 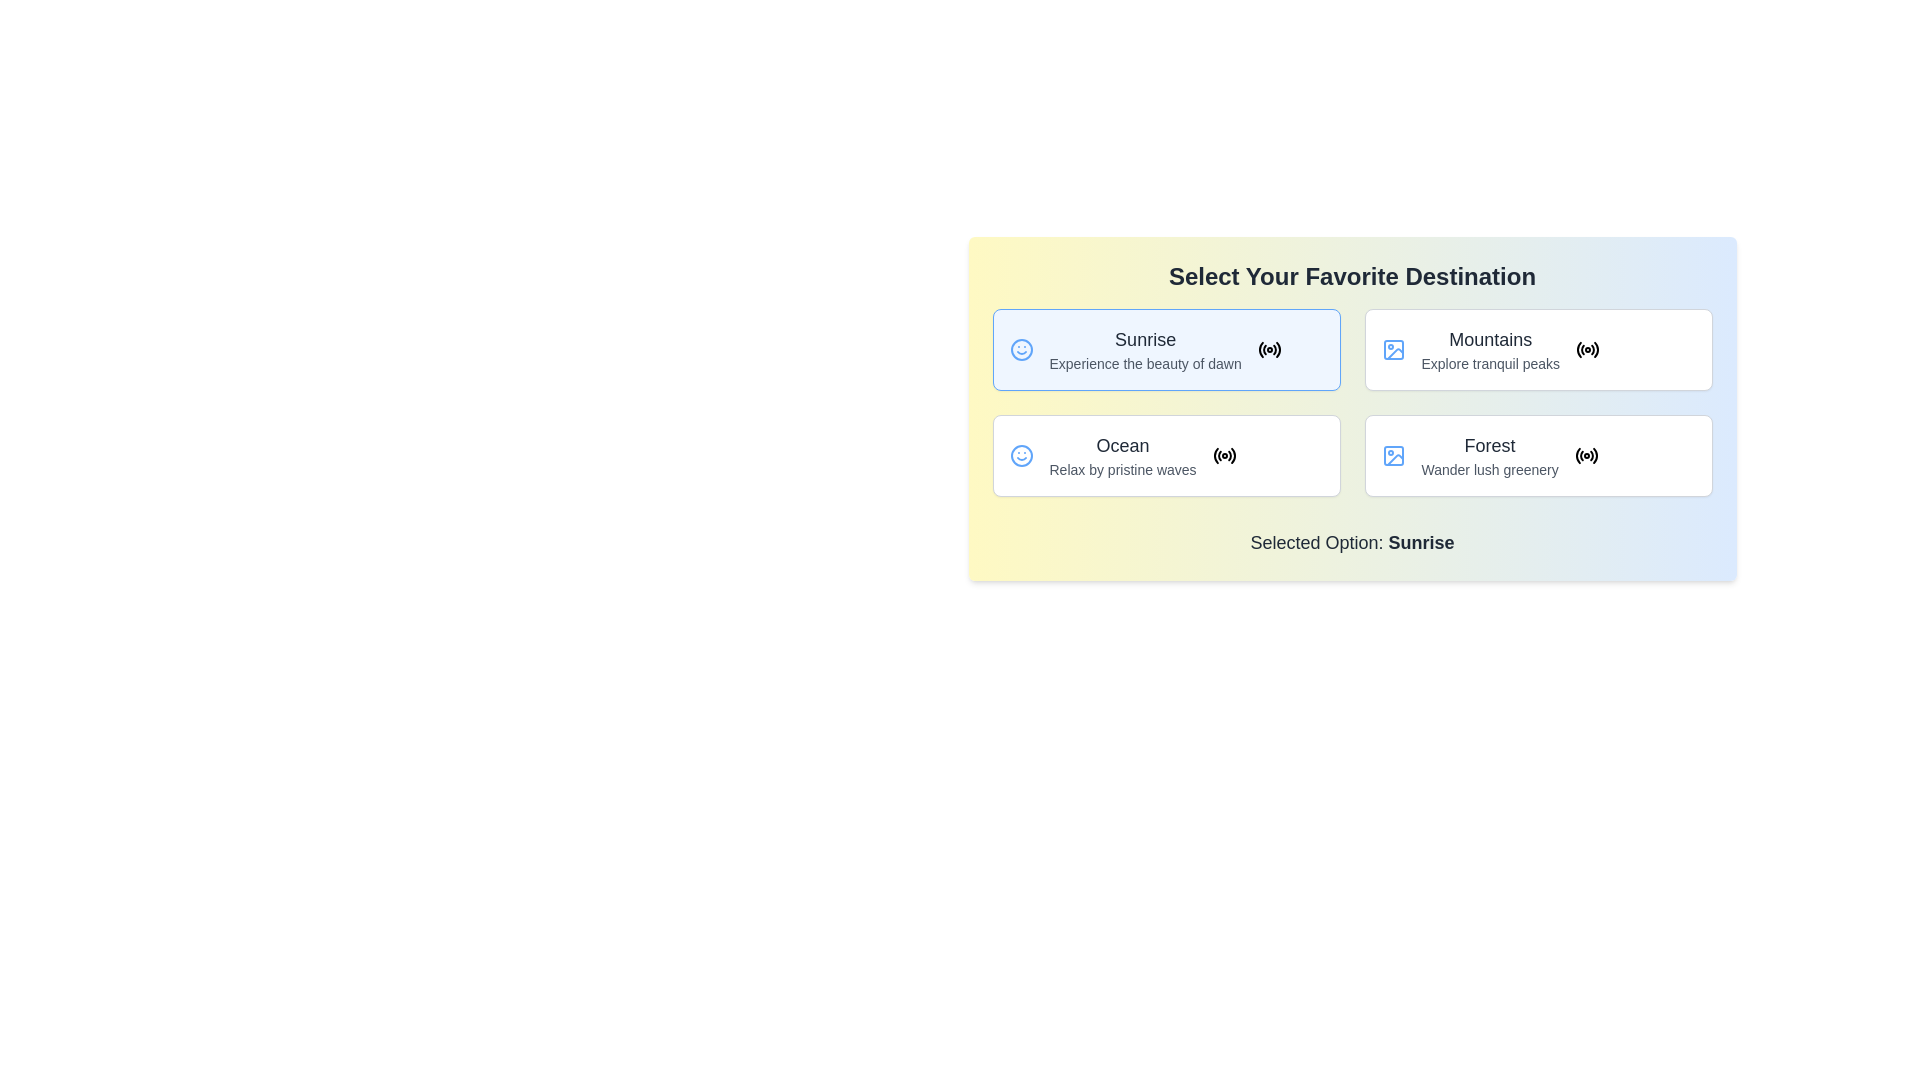 I want to click on the 'Forest' radio button to trigger a tooltip or visual effect, which indicates its selection status, so click(x=1585, y=455).